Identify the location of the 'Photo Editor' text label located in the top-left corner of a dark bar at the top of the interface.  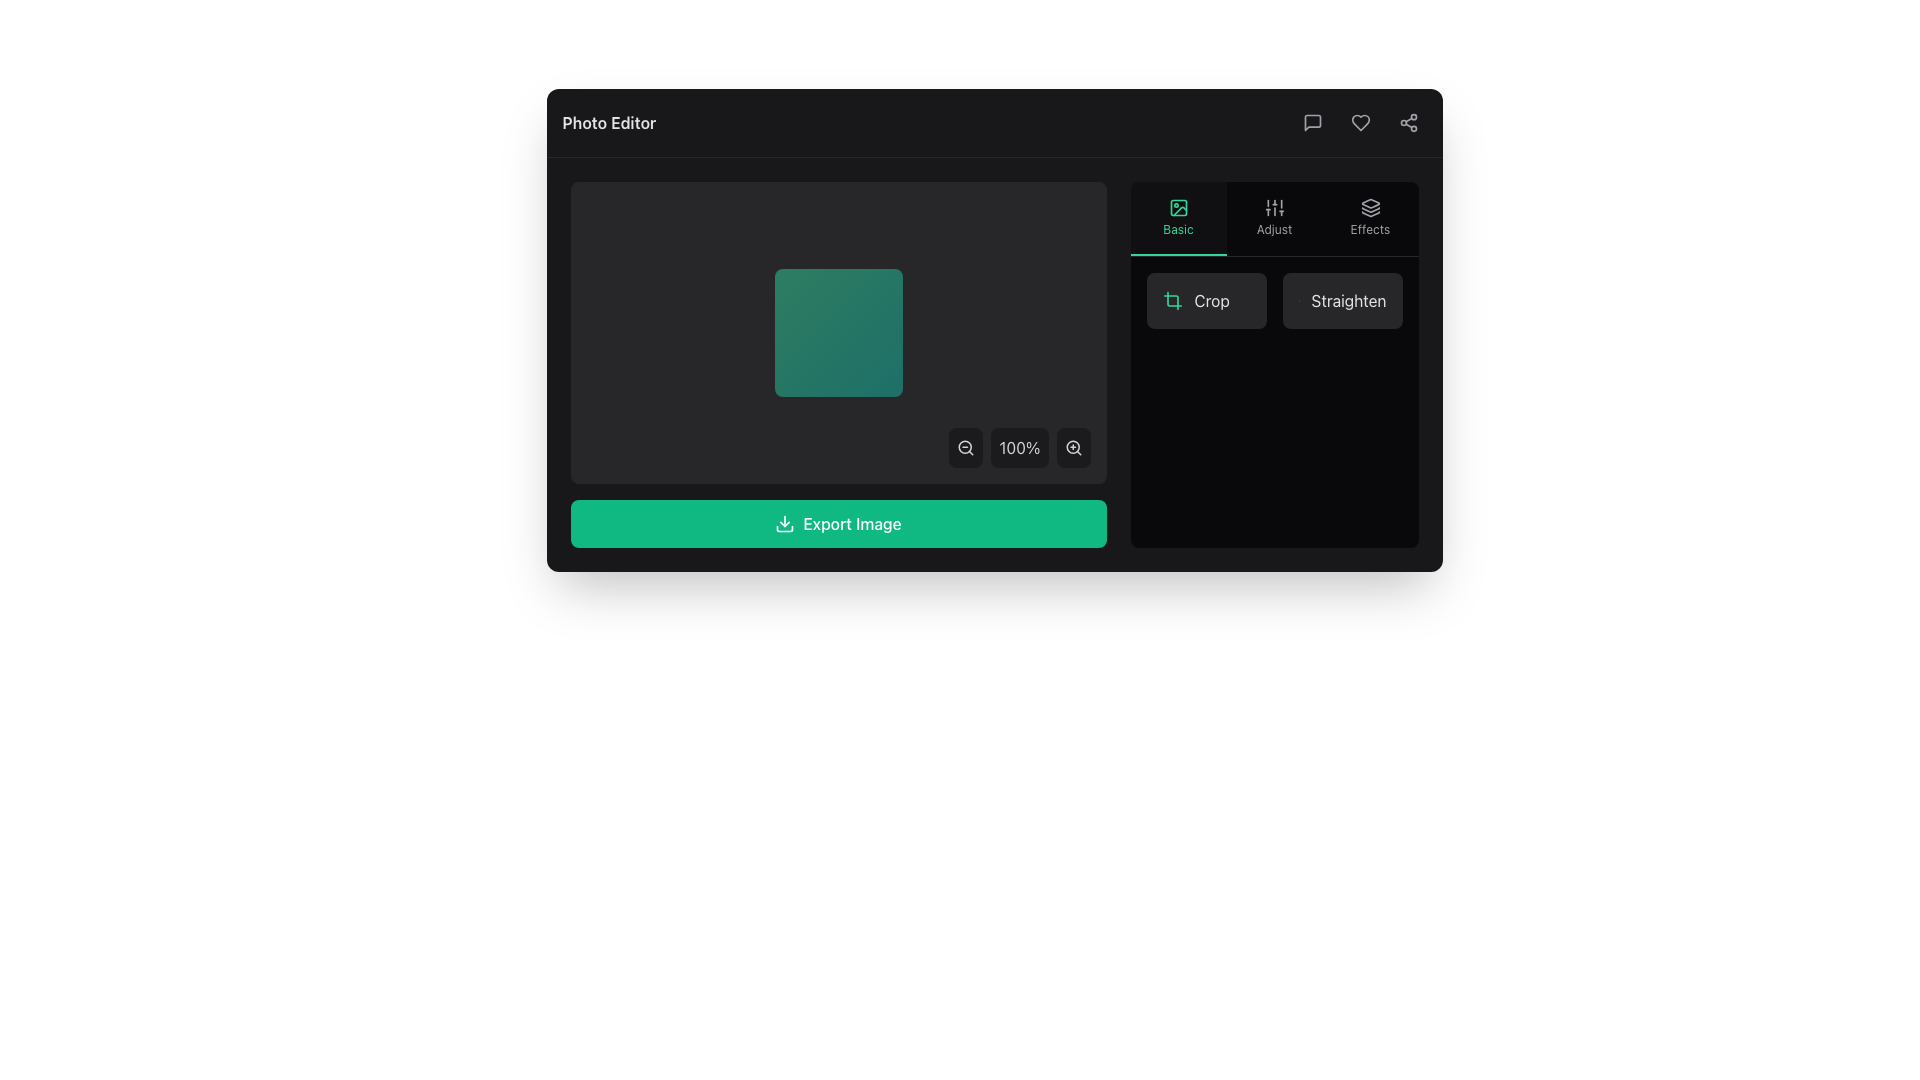
(608, 123).